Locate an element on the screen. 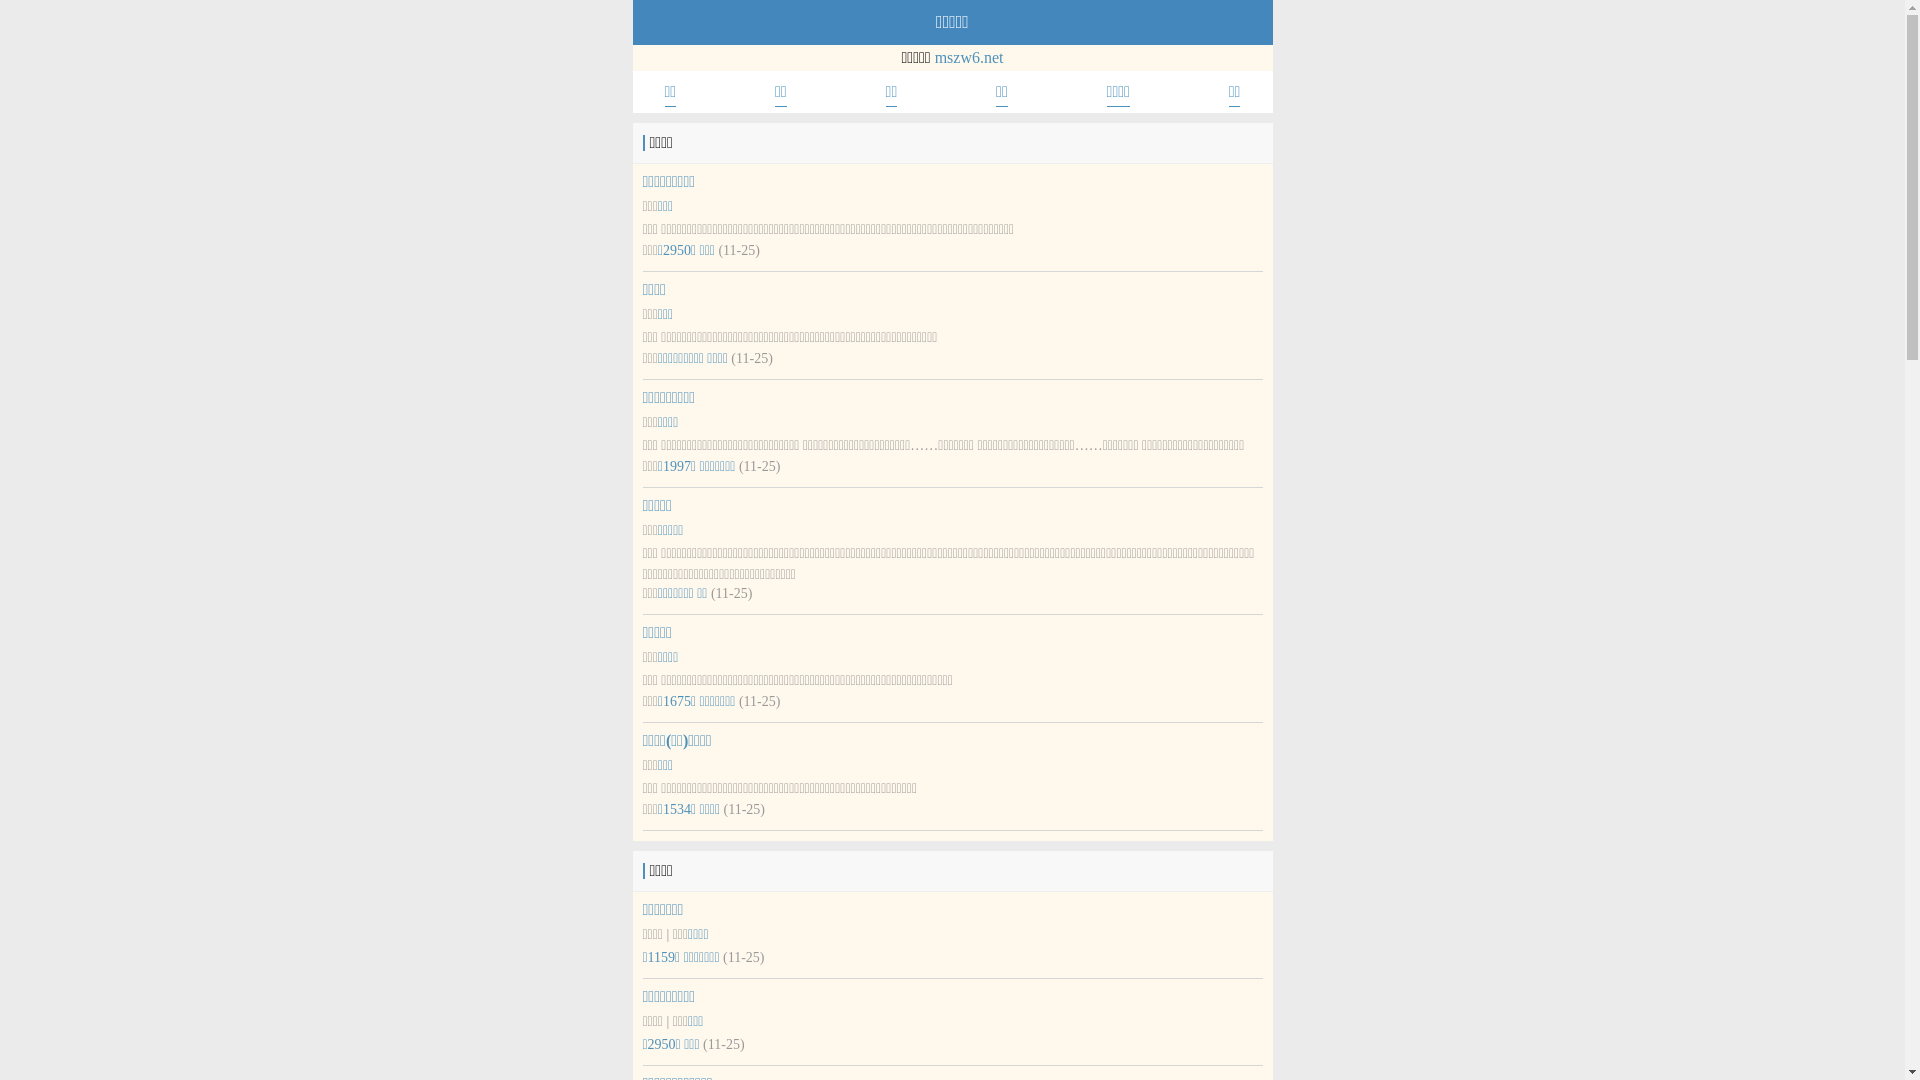  'mszw6.net' is located at coordinates (969, 56).